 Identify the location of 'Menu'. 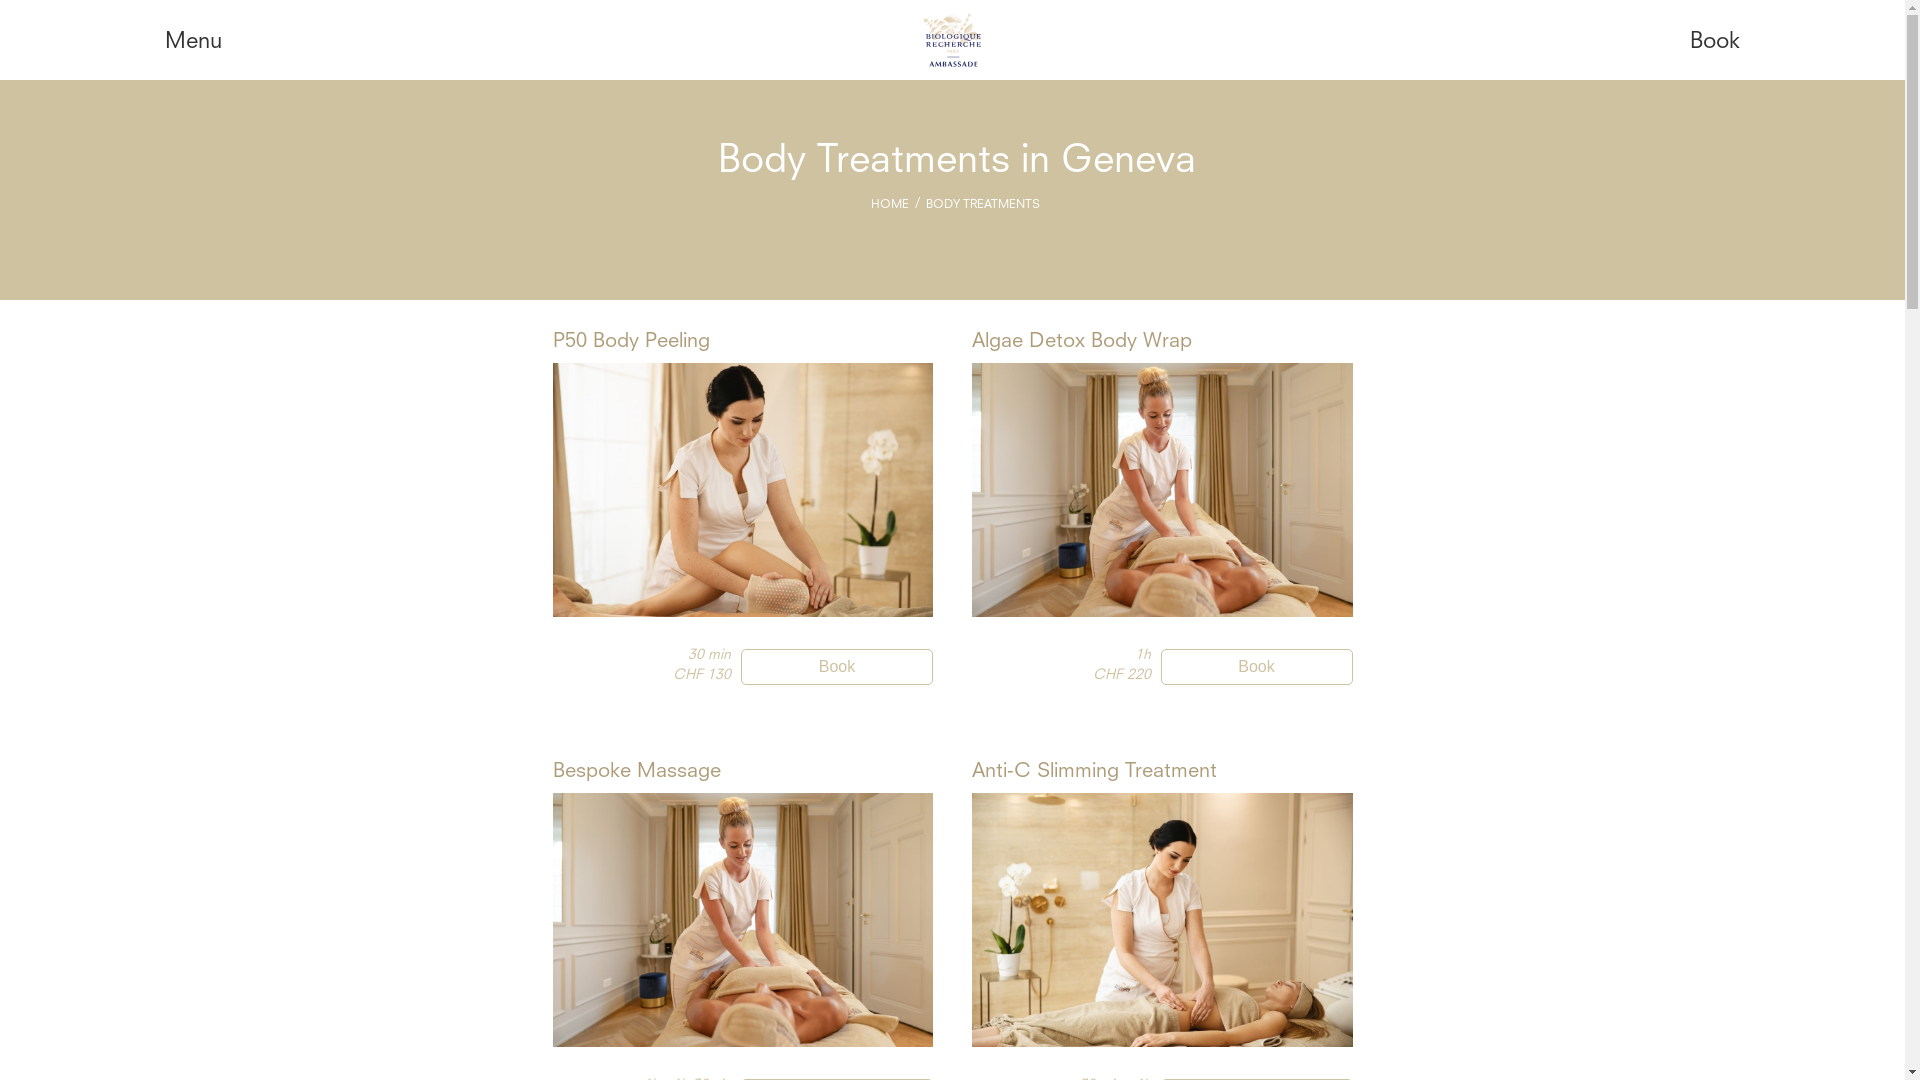
(193, 42).